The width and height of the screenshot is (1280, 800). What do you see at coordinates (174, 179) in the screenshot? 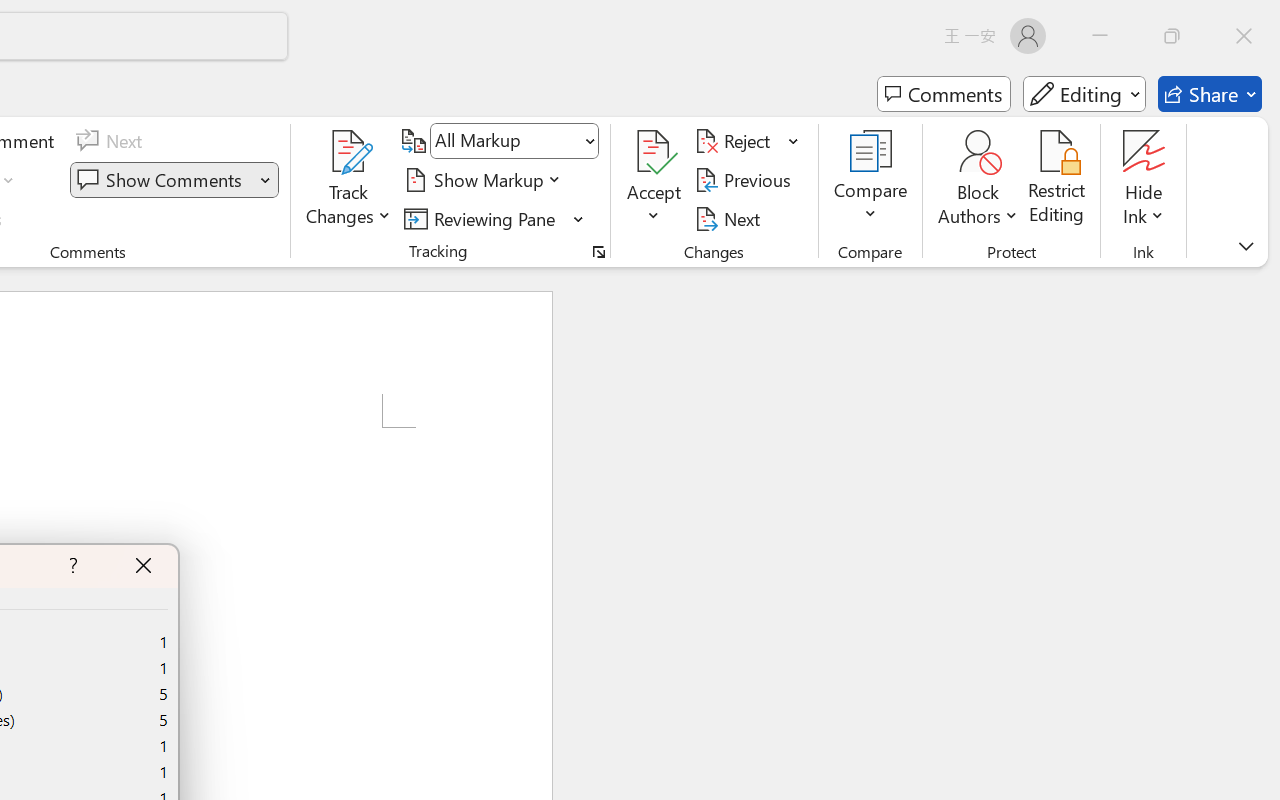
I see `'Show Comments'` at bounding box center [174, 179].